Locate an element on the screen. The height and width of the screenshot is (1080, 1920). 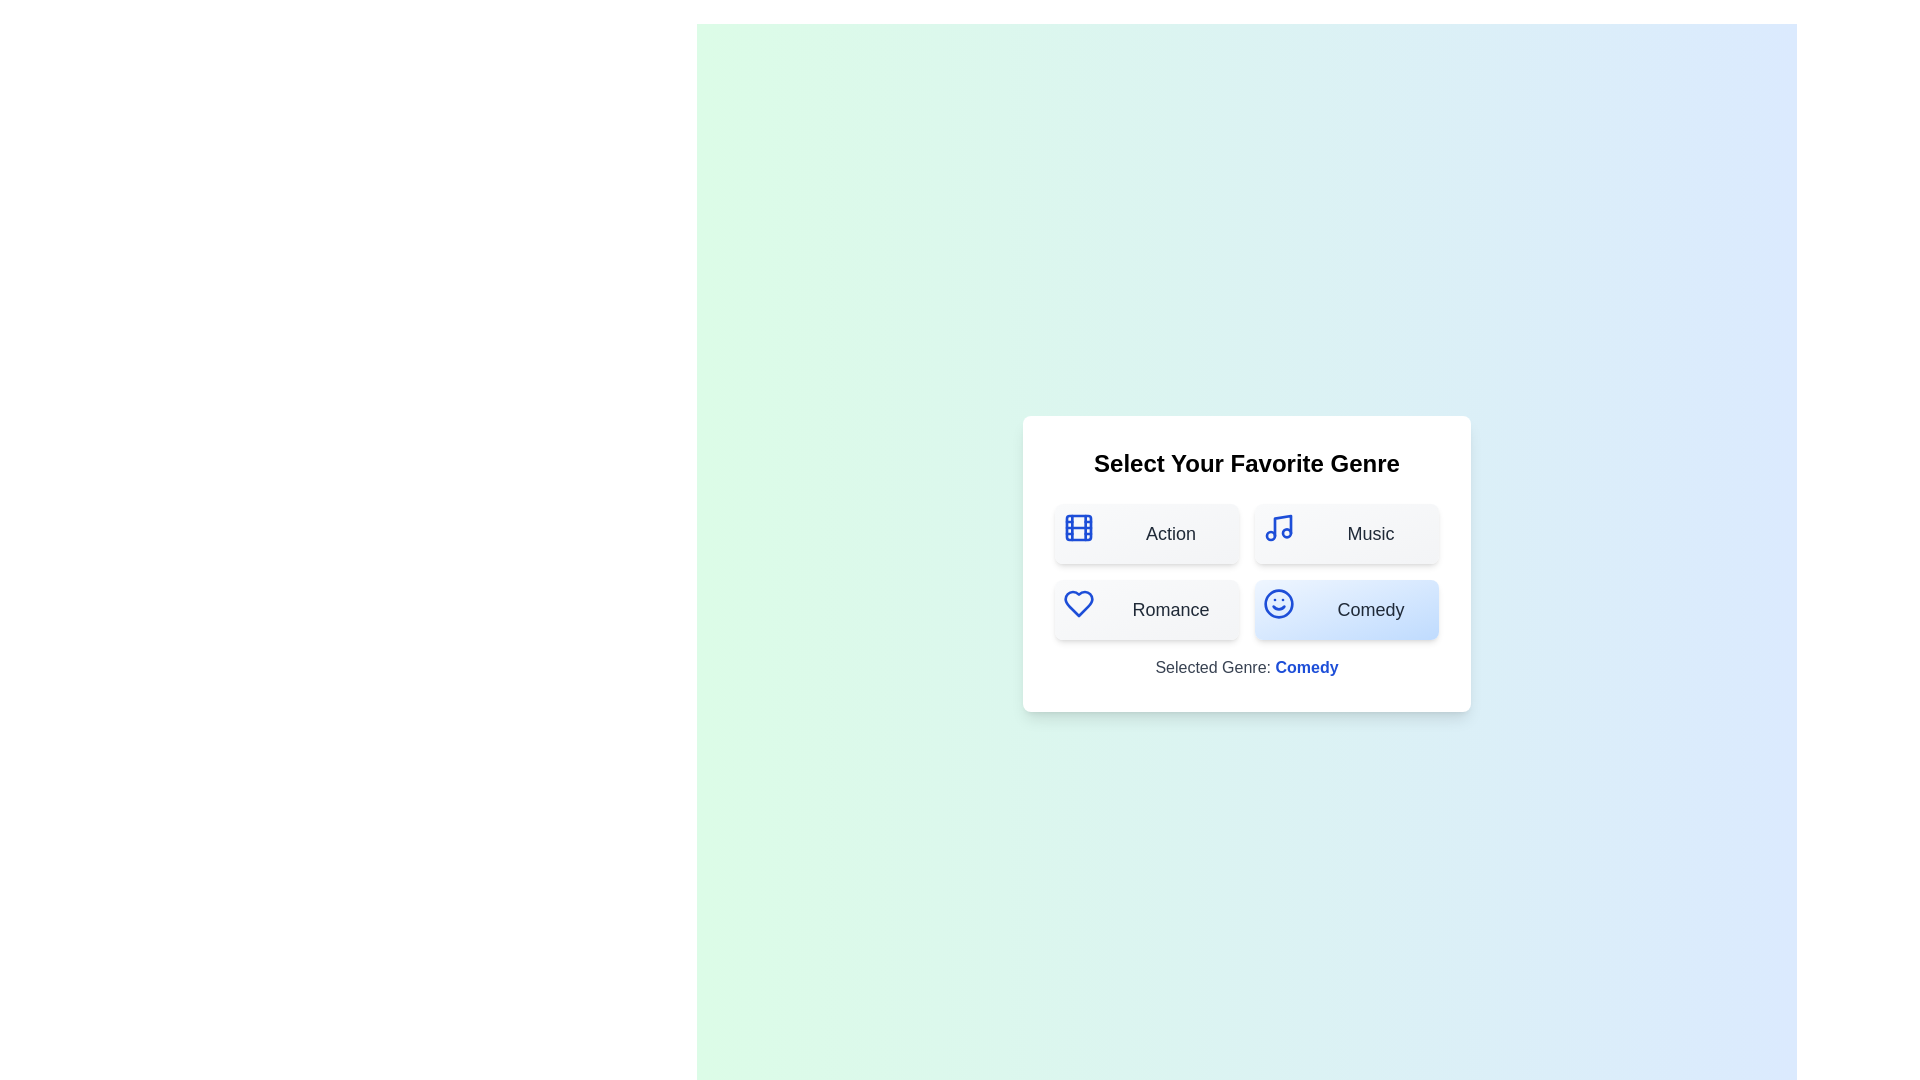
the 'Romance' button located in the bottom-left quadrant of the 'Select Your Favorite Genre' interface, which contains a blue outlined heart icon in its top-left corner is located at coordinates (1078, 603).